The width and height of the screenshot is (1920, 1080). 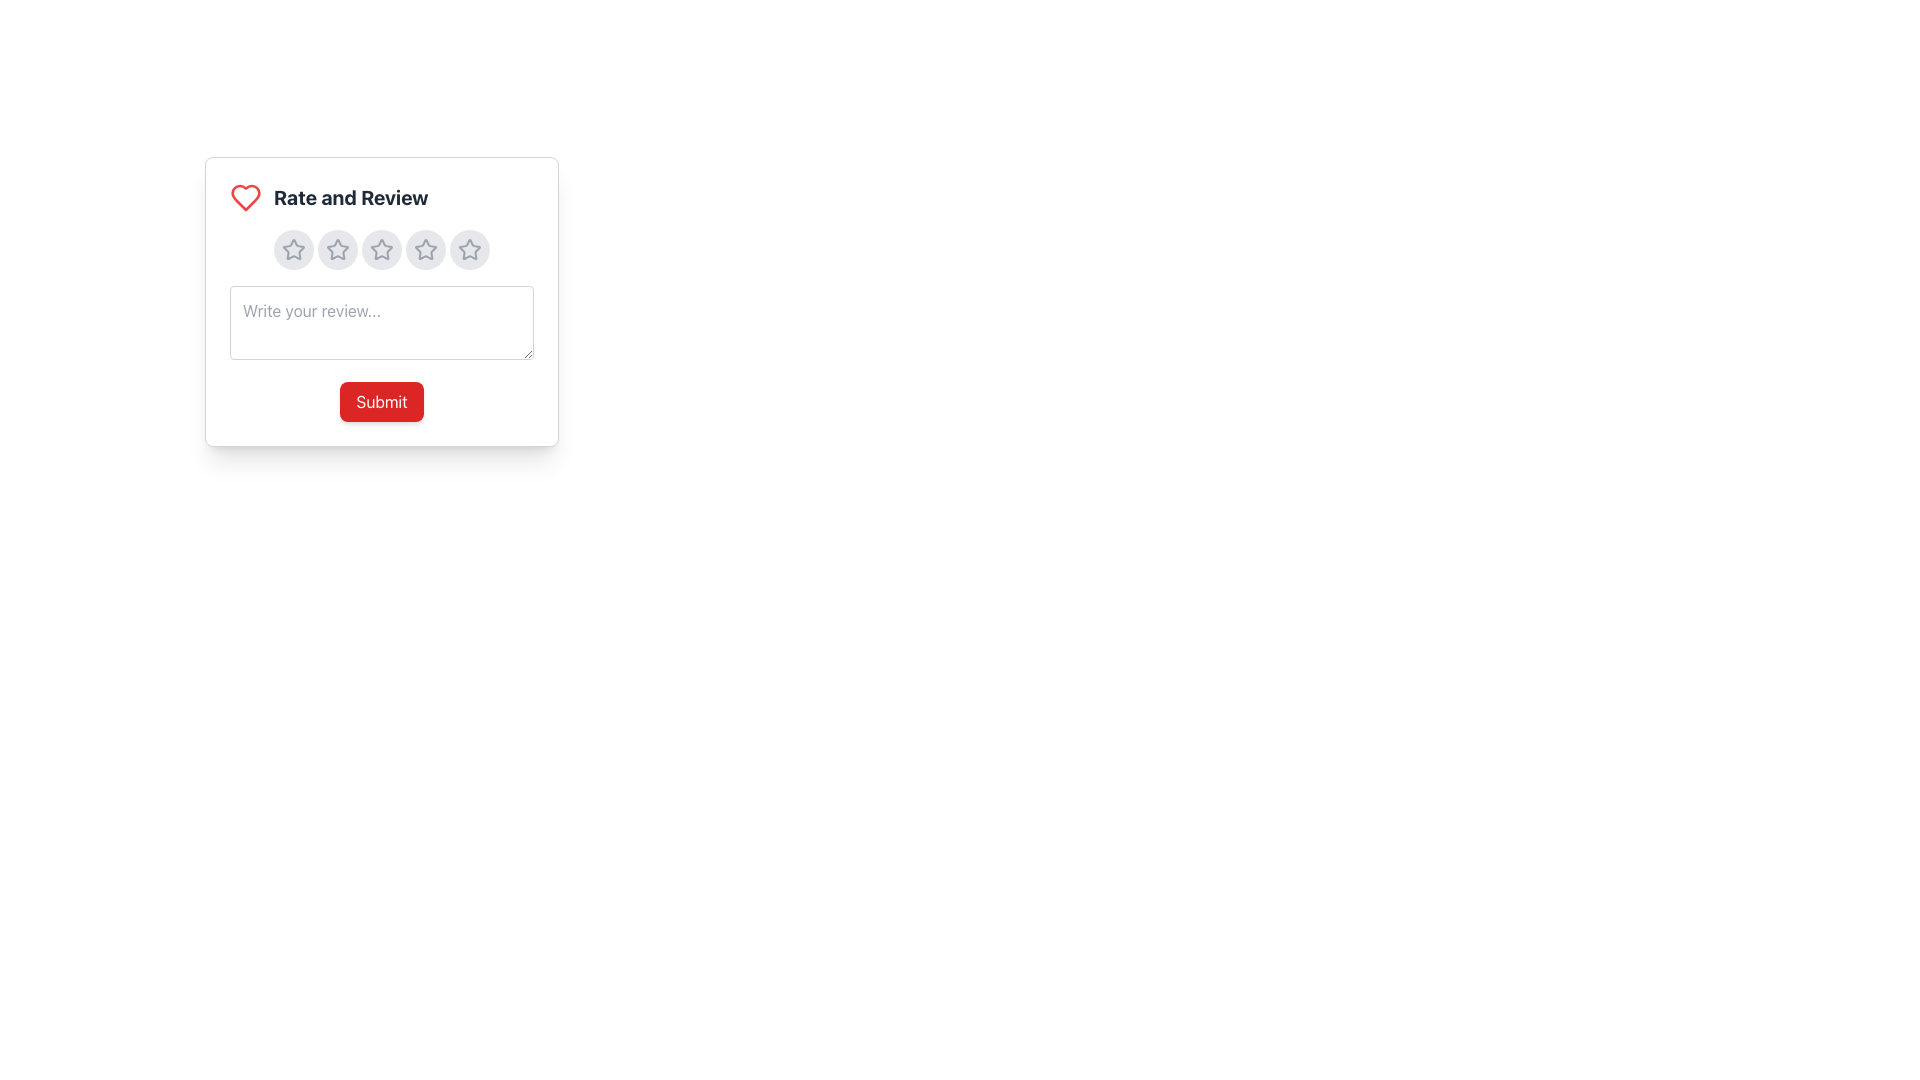 What do you see at coordinates (468, 248) in the screenshot?
I see `the fifth star icon in the row of five stars` at bounding box center [468, 248].